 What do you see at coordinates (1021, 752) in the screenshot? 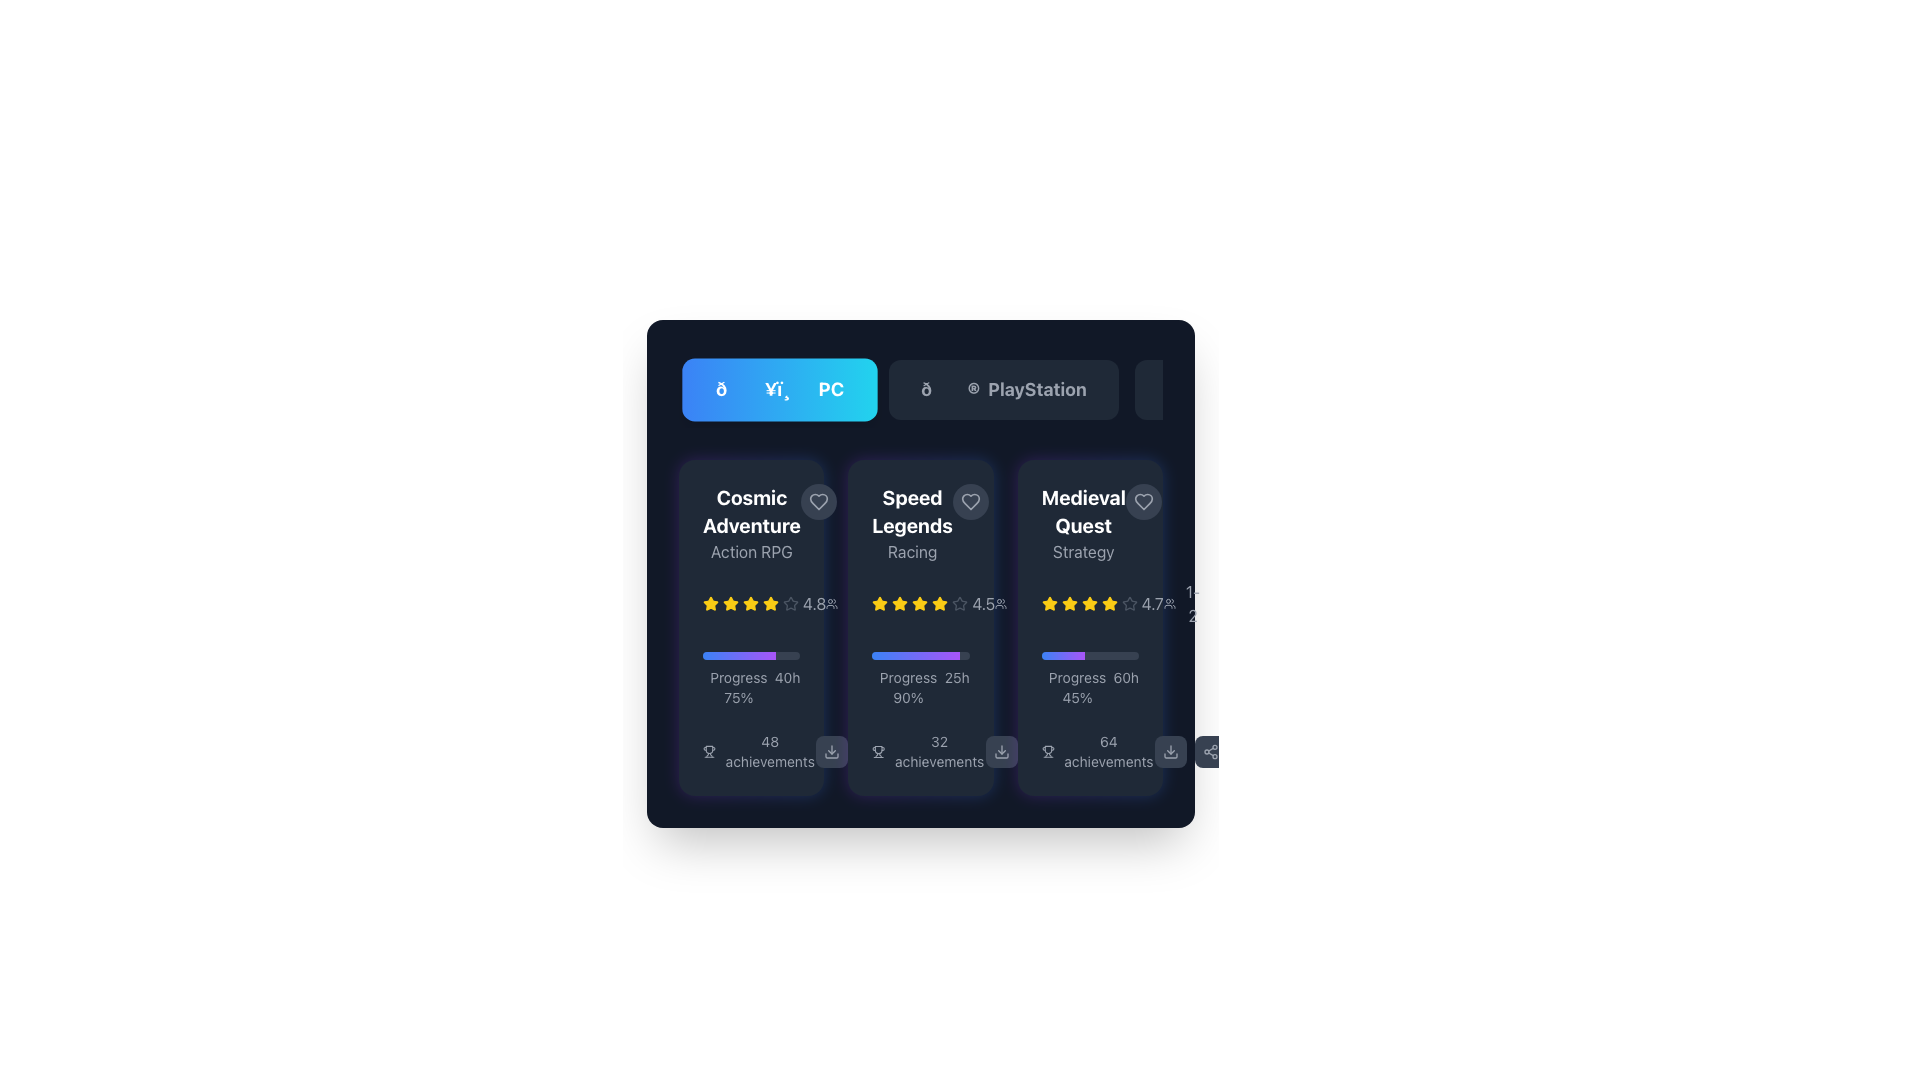
I see `the trophy icon in the interactive buttons beneath the 'Speed Legends' game card` at bounding box center [1021, 752].